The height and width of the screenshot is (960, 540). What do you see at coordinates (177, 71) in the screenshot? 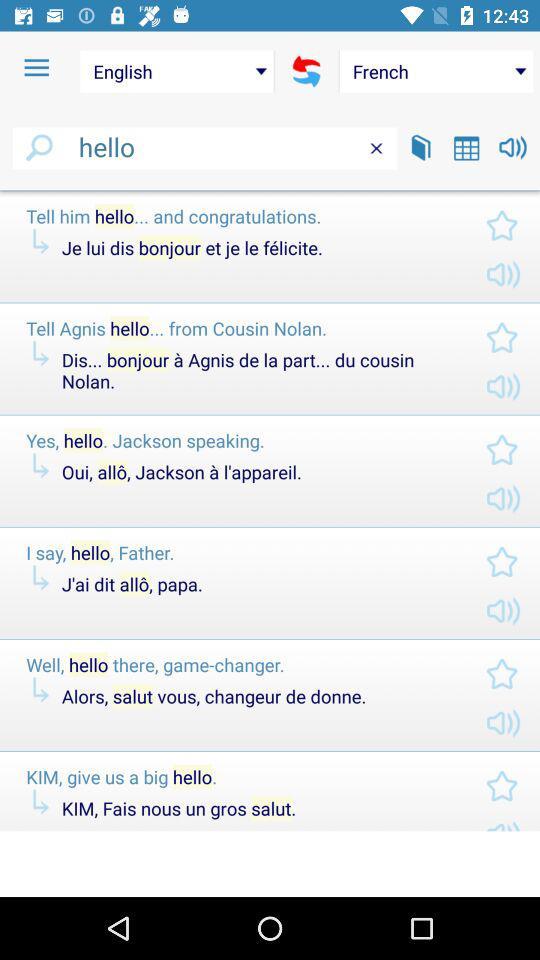
I see `item above hello` at bounding box center [177, 71].